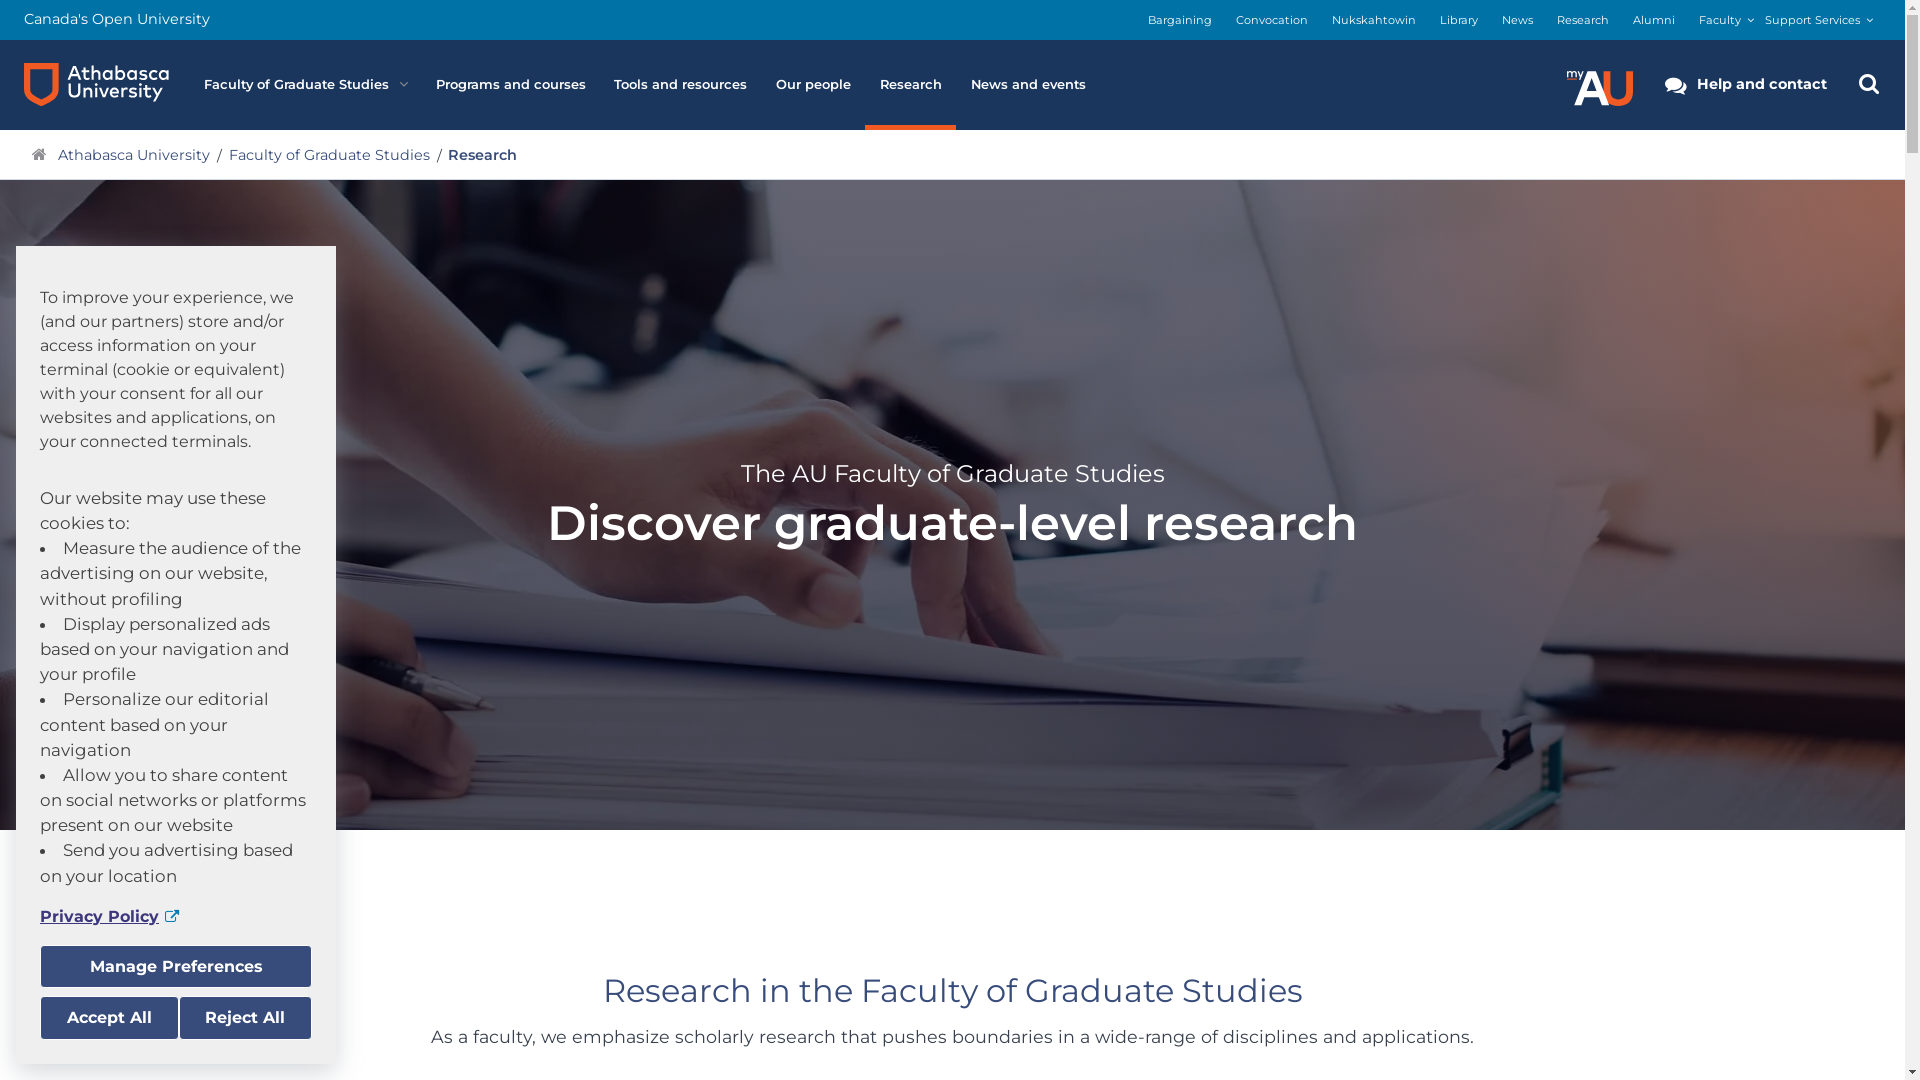 Image resolution: width=1920 pixels, height=1080 pixels. What do you see at coordinates (1180, 20) in the screenshot?
I see `'Bargaining'` at bounding box center [1180, 20].